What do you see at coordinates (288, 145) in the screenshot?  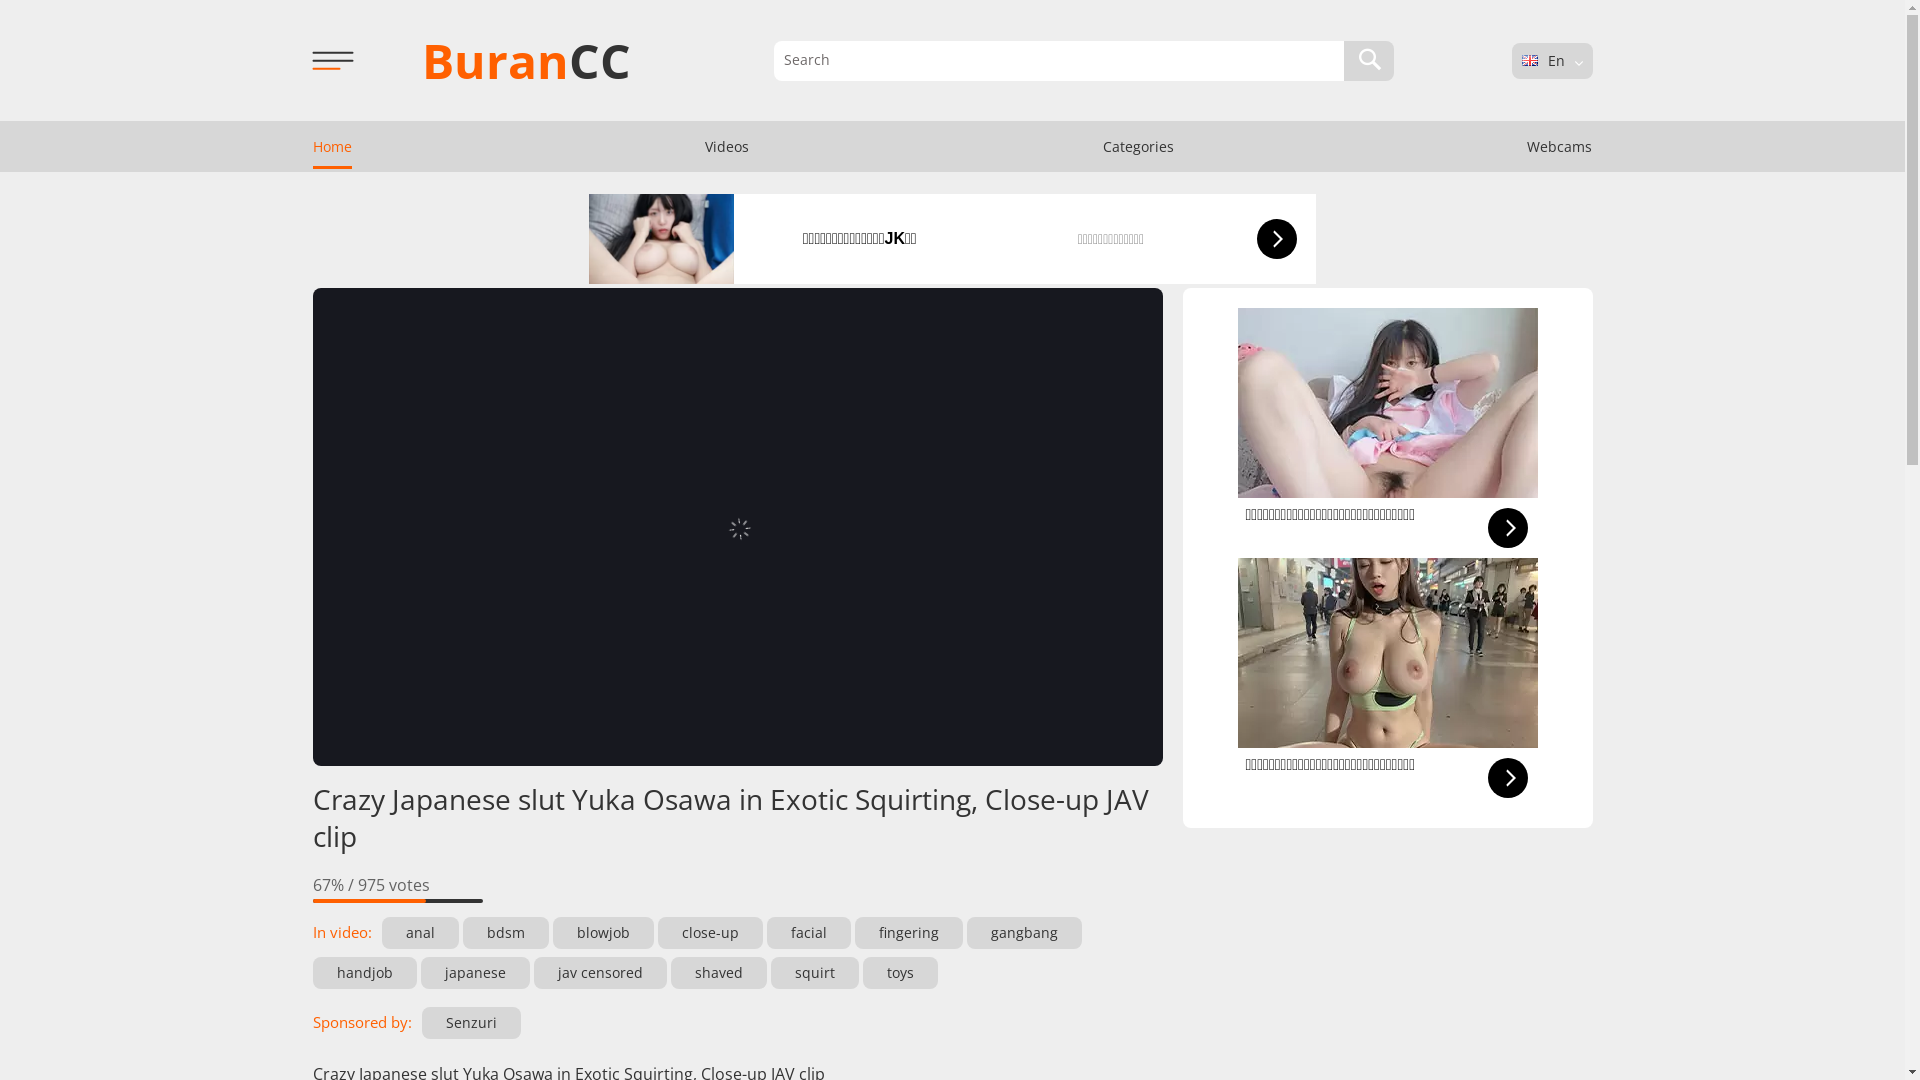 I see `'Home'` at bounding box center [288, 145].